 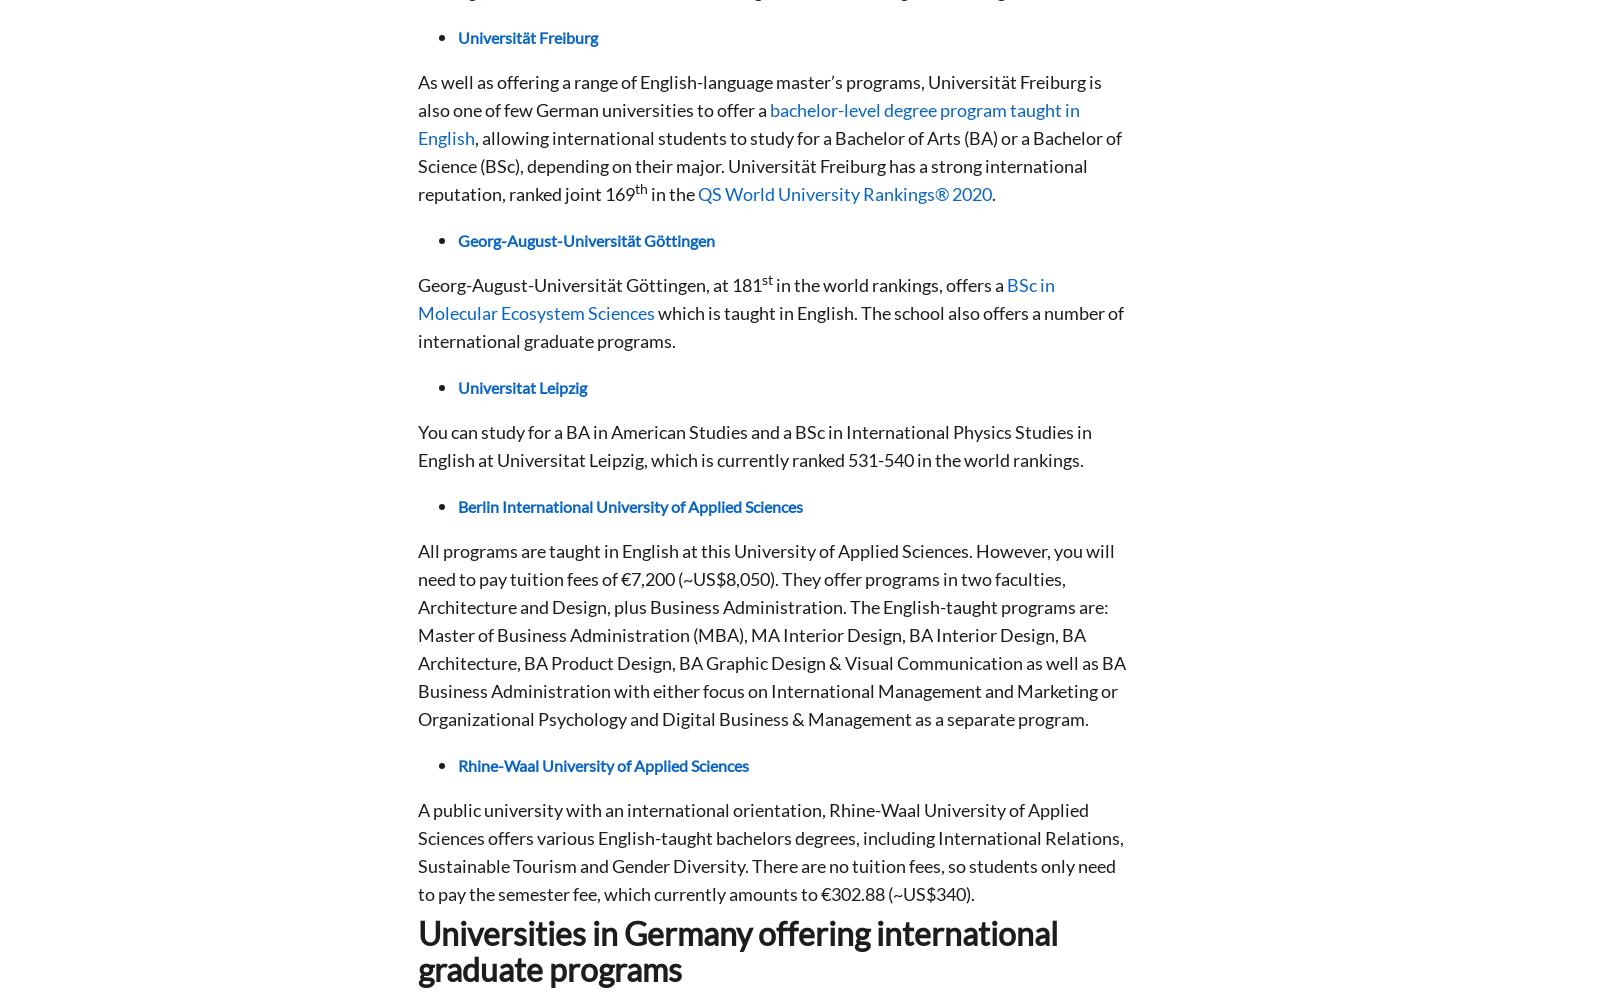 I want to click on 'QS World University Rankings® 2020', so click(x=843, y=194).